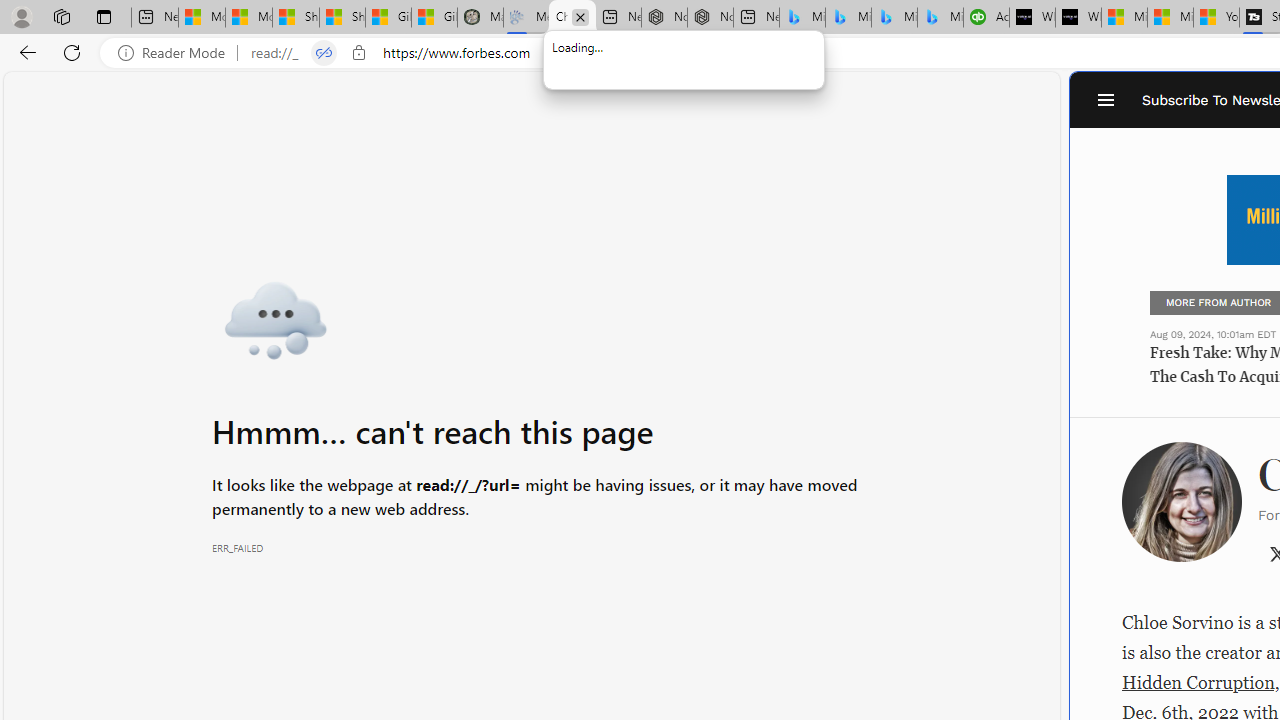 This screenshot has width=1280, height=720. Describe the element at coordinates (1077, 17) in the screenshot. I see `'What'` at that location.